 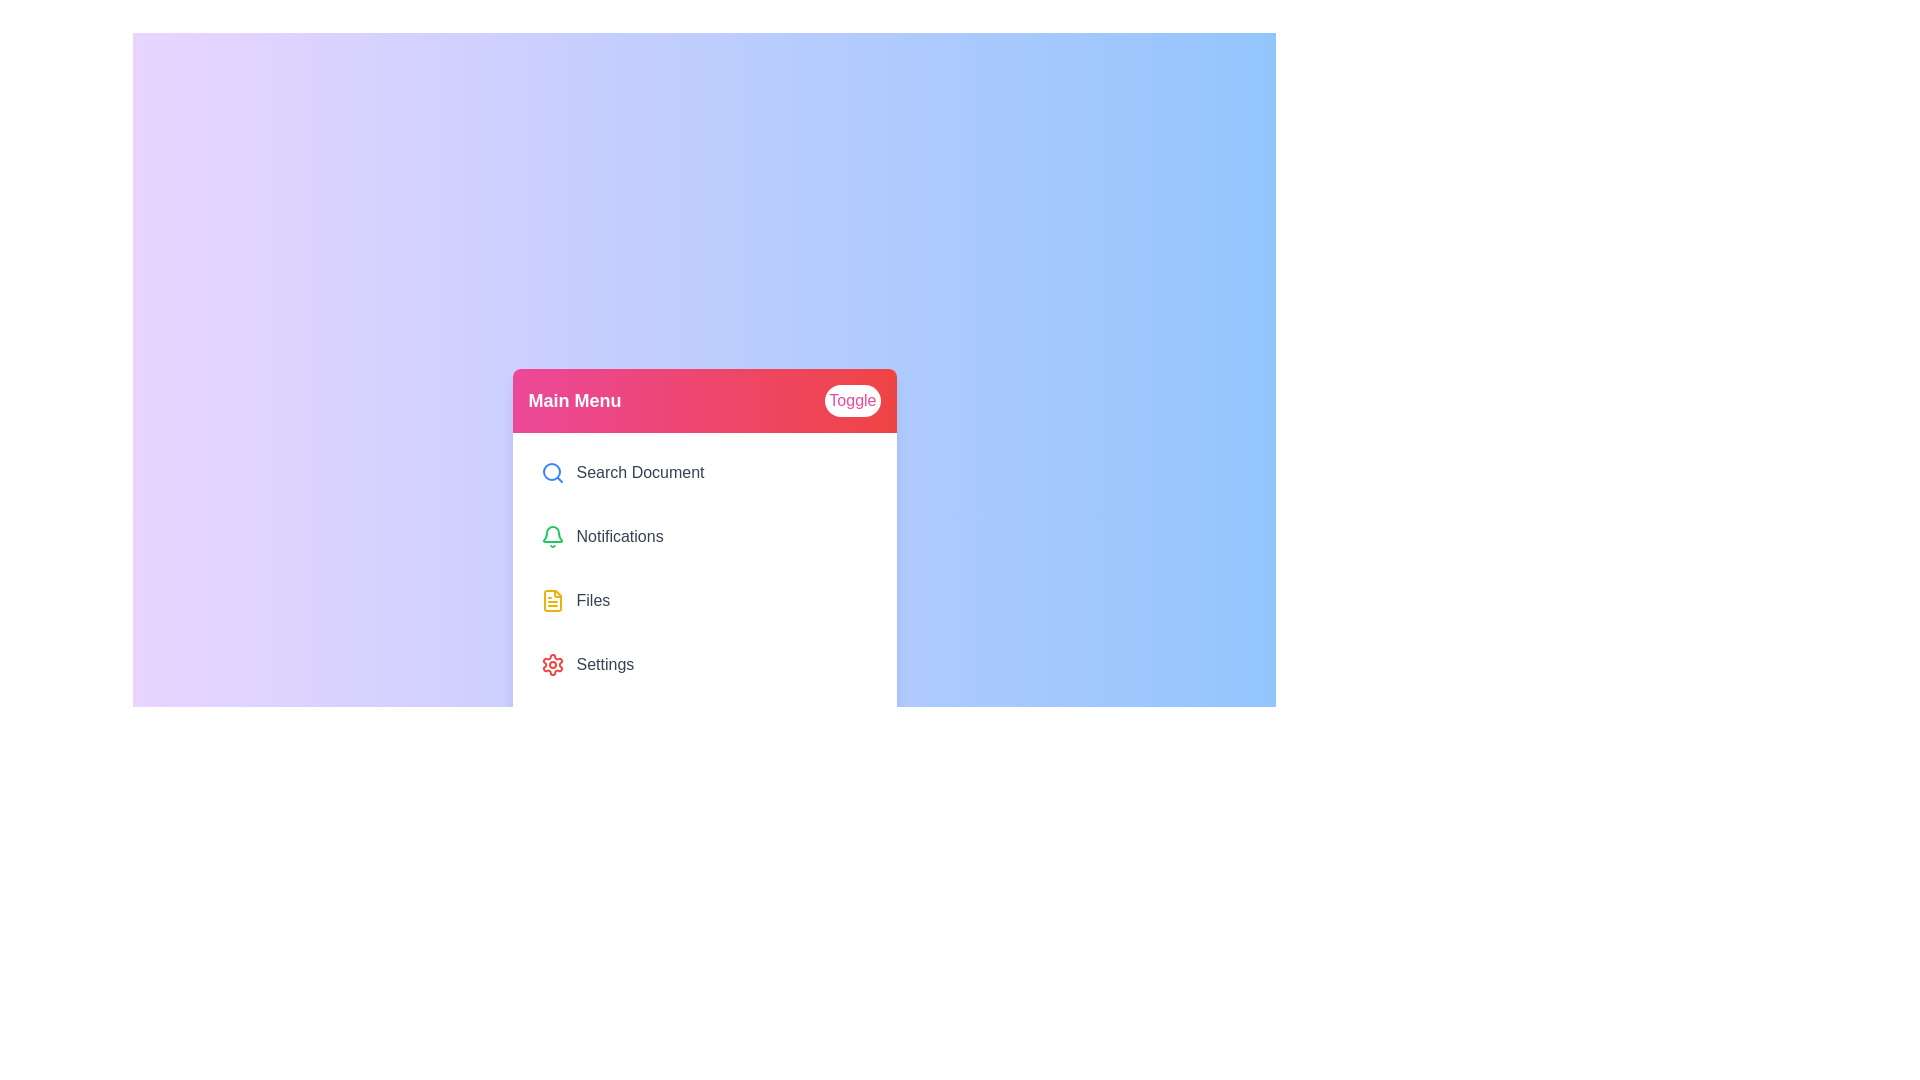 I want to click on the menu item labeled 'Files' to observe its hover effect, so click(x=704, y=600).